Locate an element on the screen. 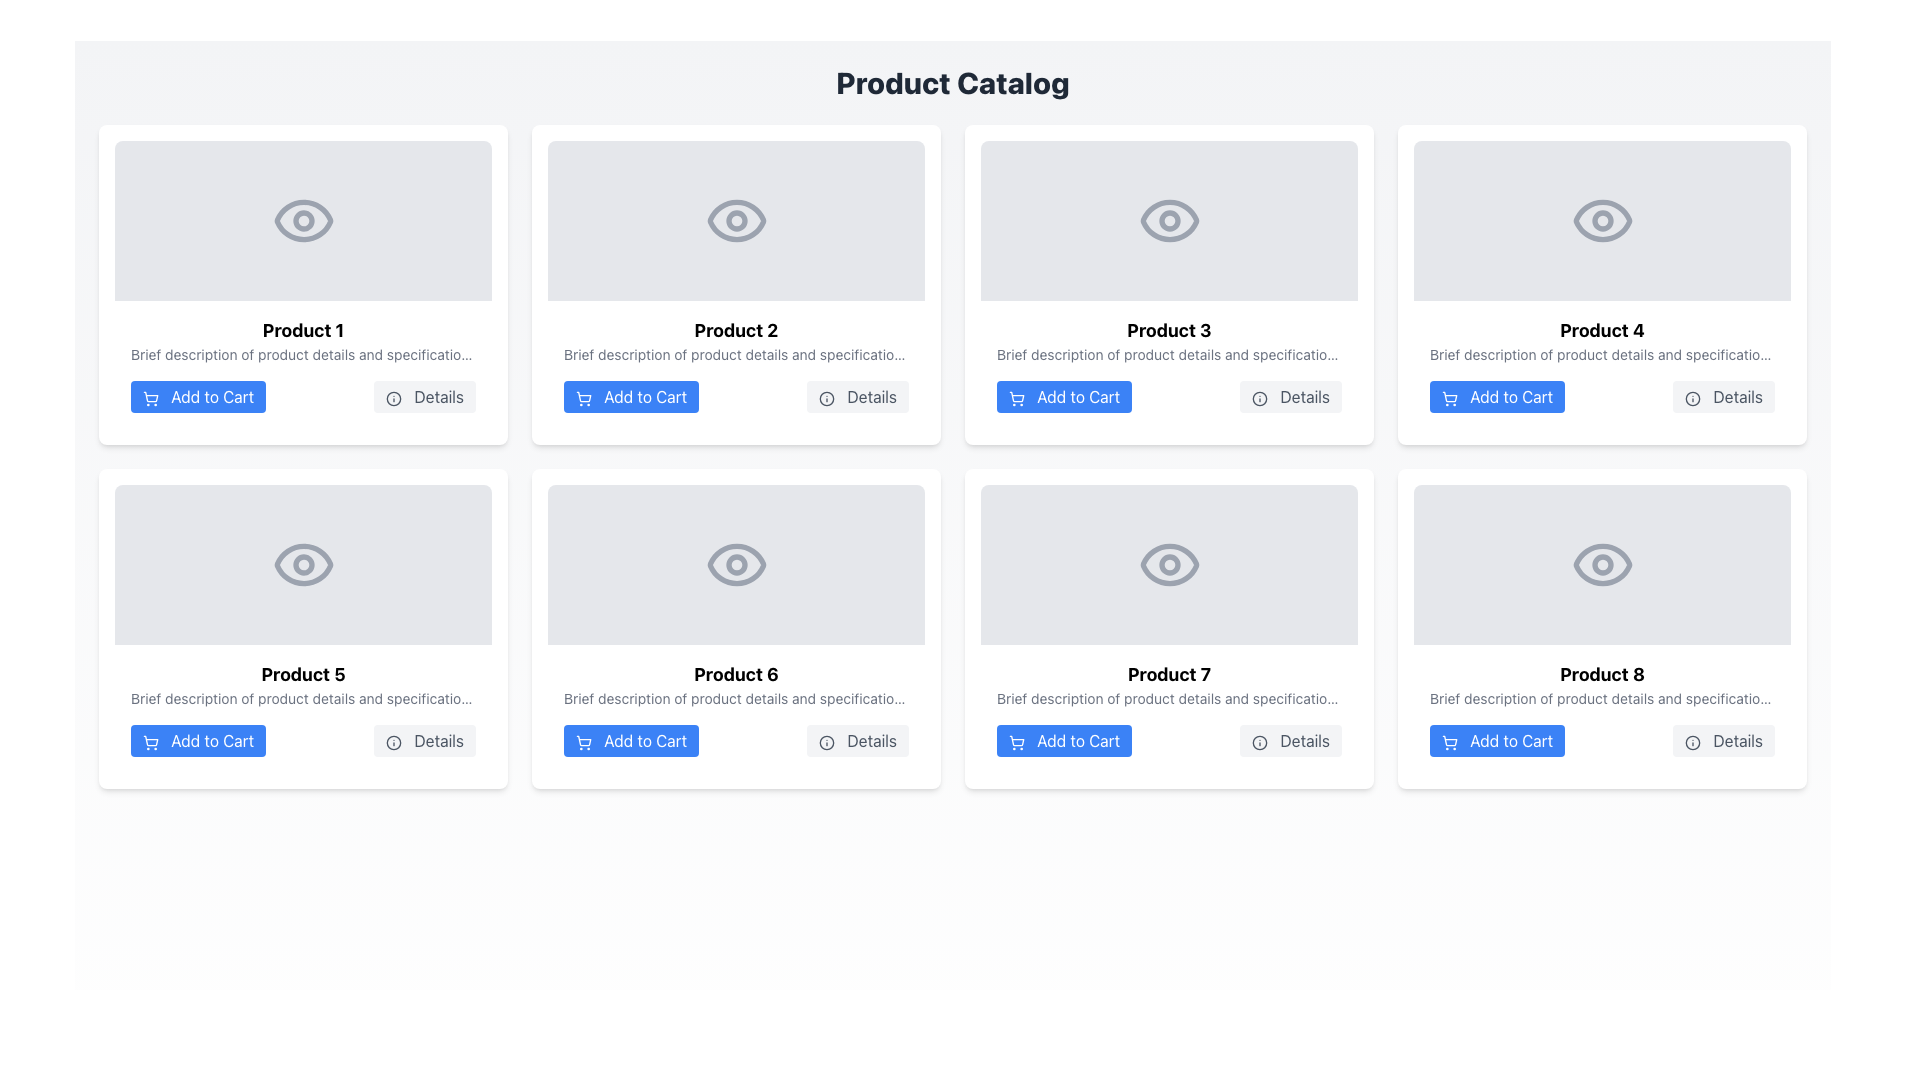 The width and height of the screenshot is (1920, 1080). the product title text is located at coordinates (735, 330).